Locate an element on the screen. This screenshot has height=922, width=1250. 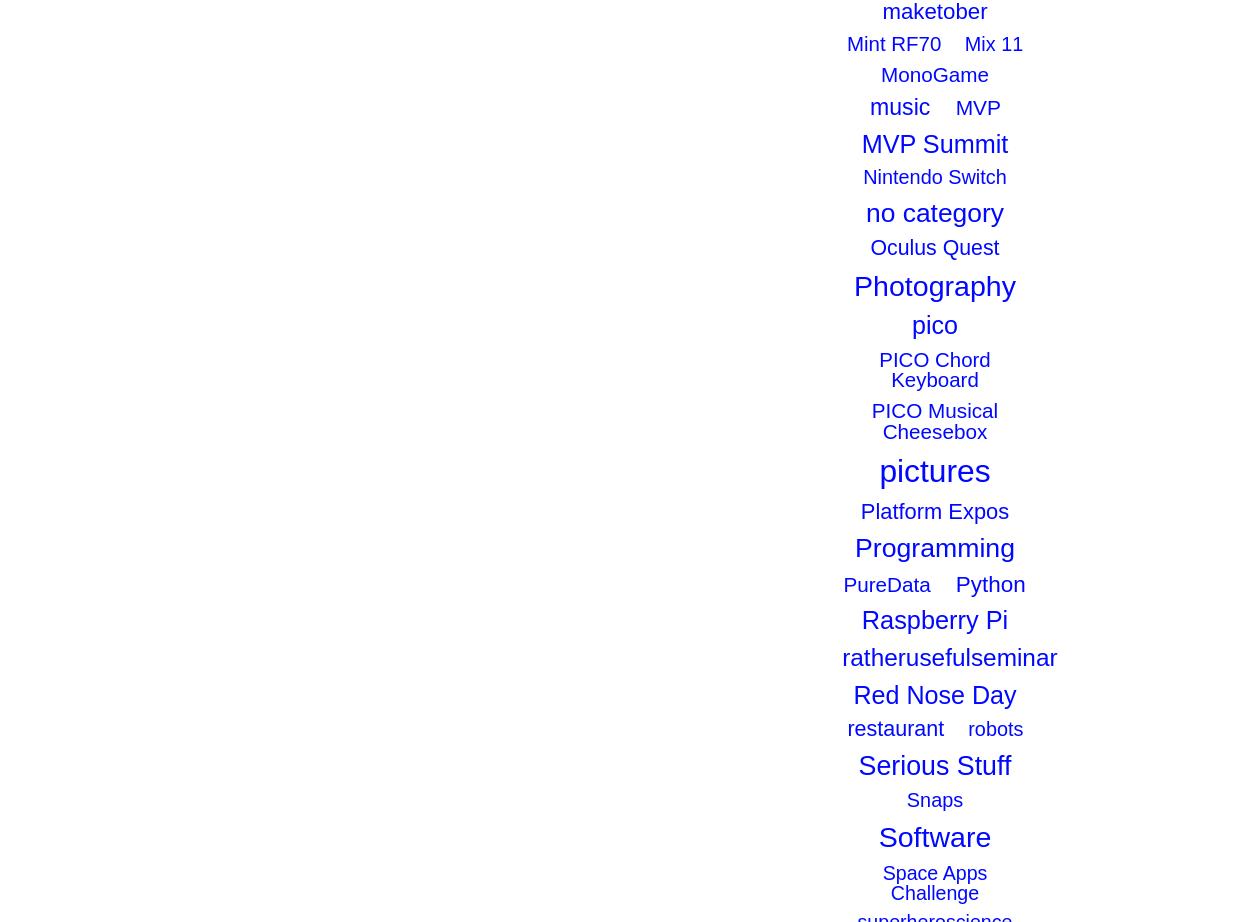
'Python' is located at coordinates (989, 583).